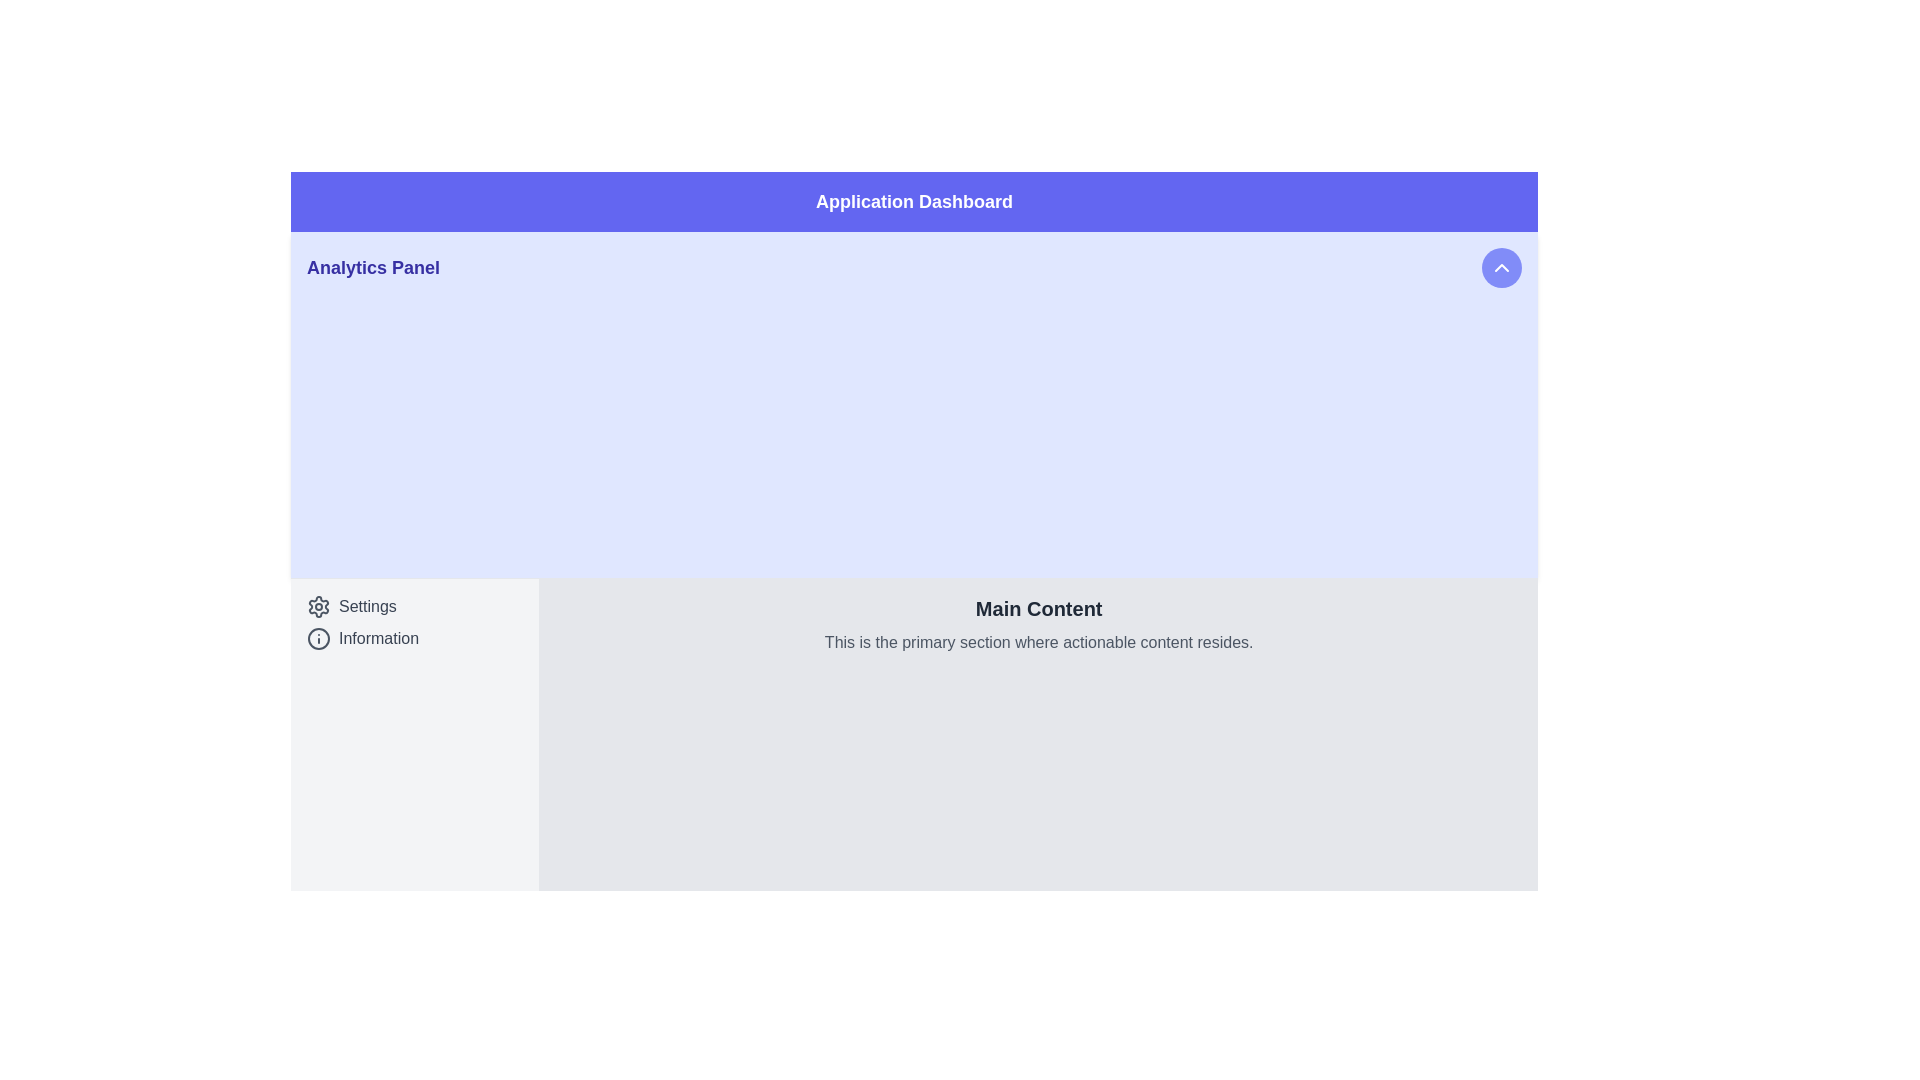 The image size is (1920, 1080). Describe the element at coordinates (317, 604) in the screenshot. I see `the gear-like icon` at that location.